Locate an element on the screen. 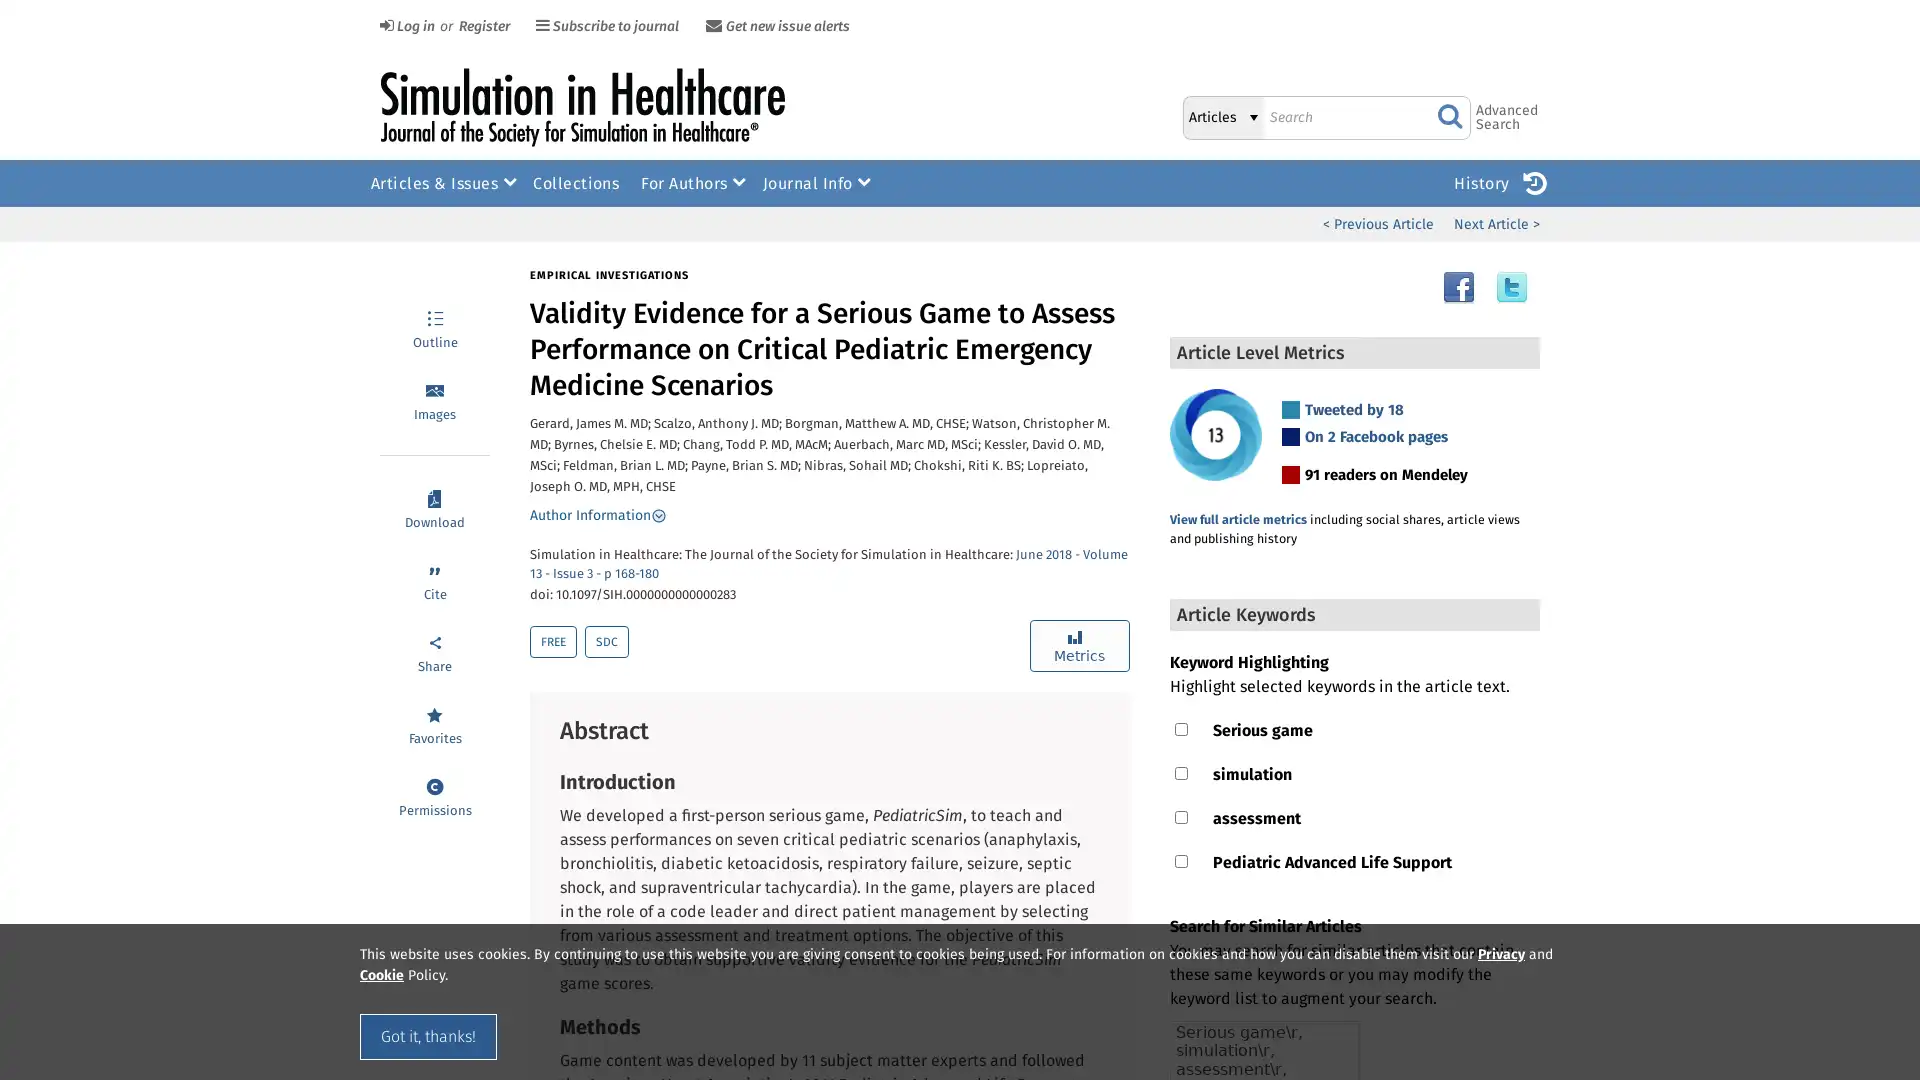 Image resolution: width=1920 pixels, height=1080 pixels. Outline is located at coordinates (434, 326).